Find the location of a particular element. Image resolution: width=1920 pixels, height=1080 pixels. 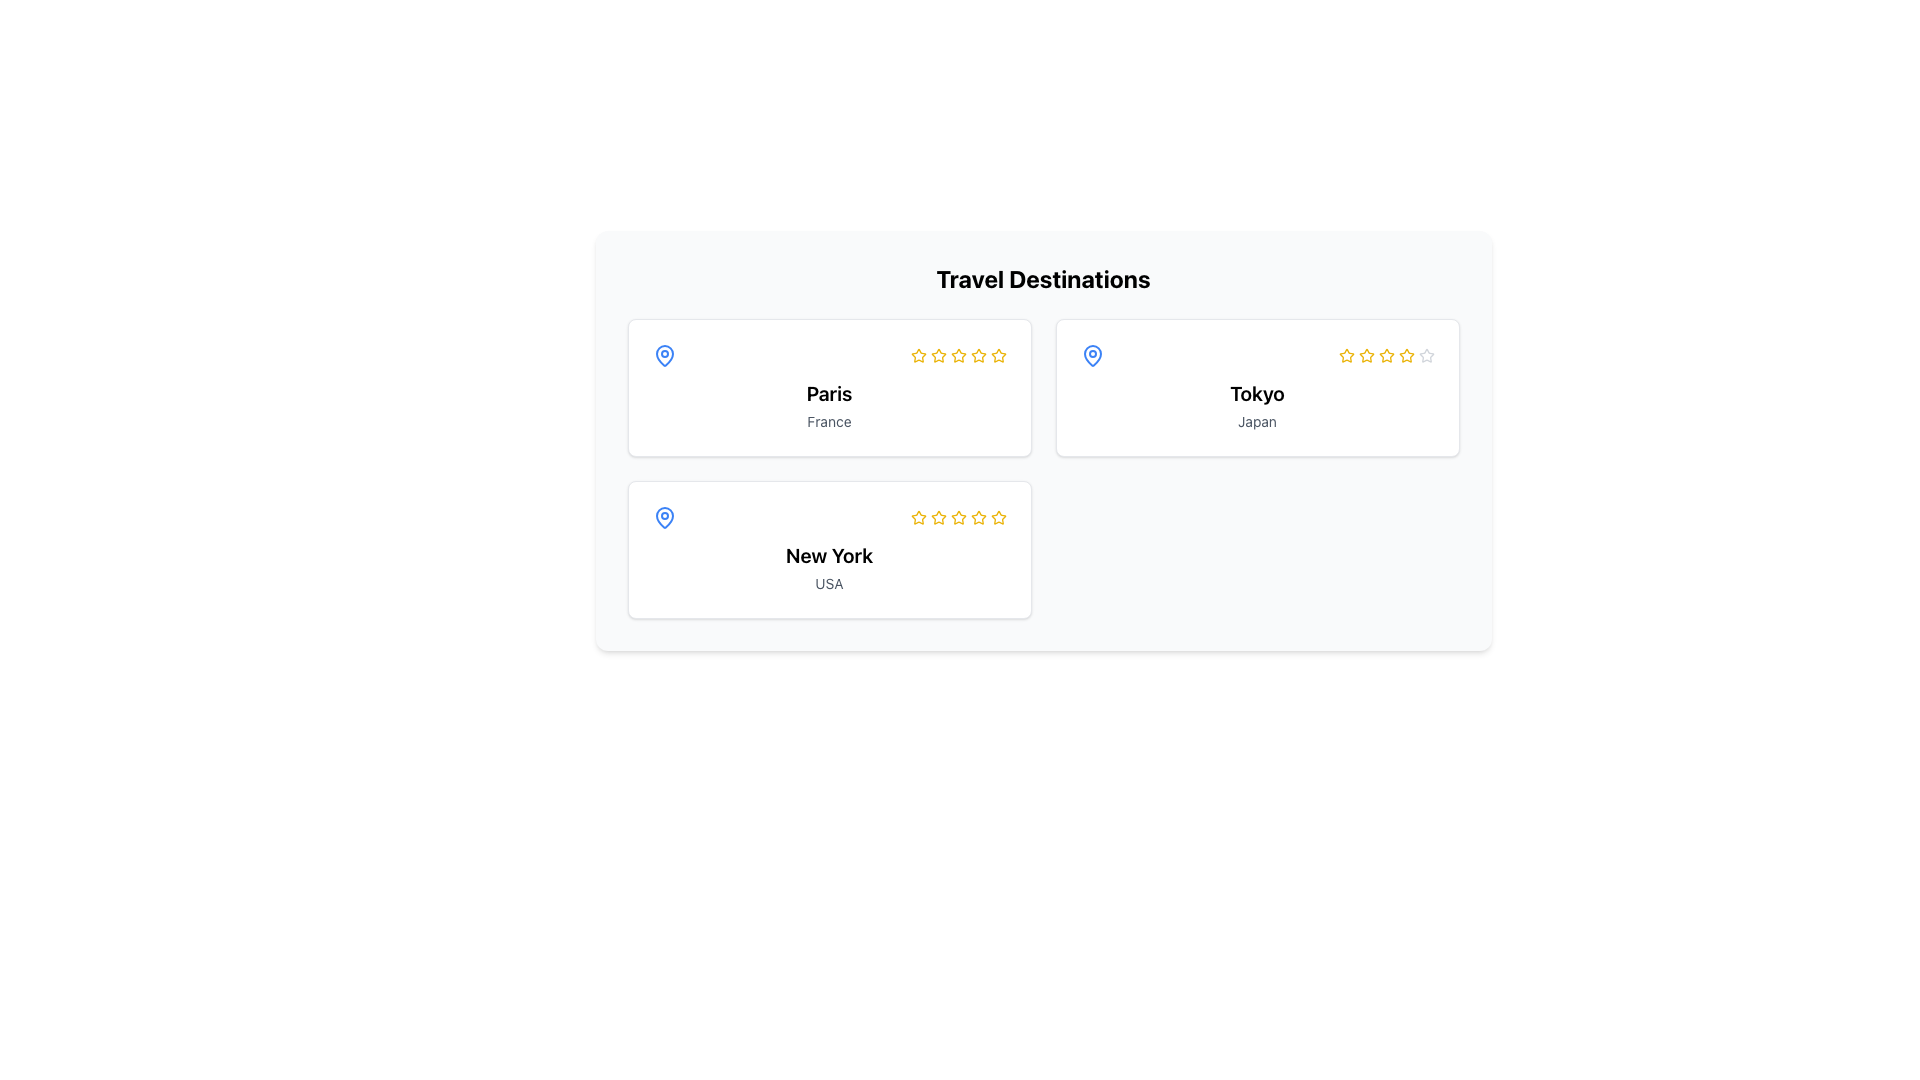

the text label displaying 'Tokyo', which is styled in bold and large font, located at the upper section of a white card on the right side of a travel destinations grid is located at coordinates (1256, 393).